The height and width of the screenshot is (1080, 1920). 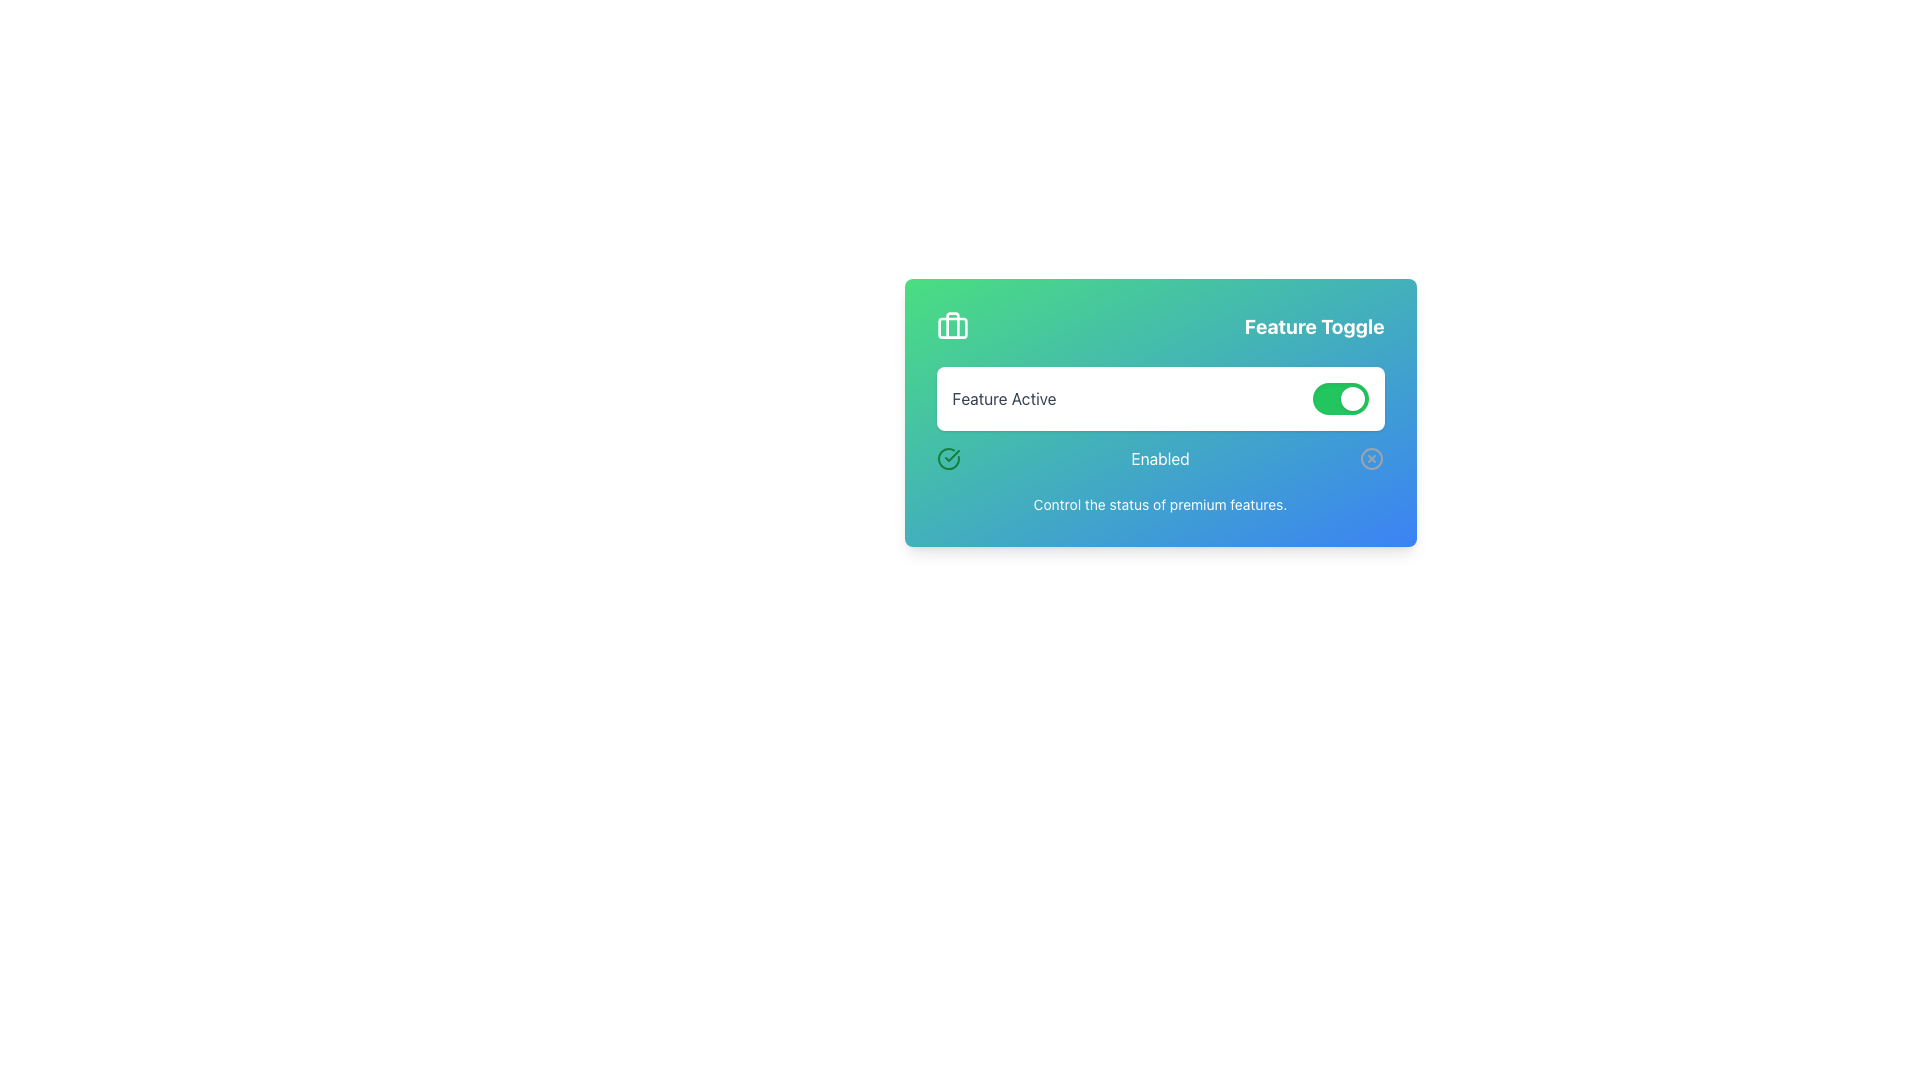 What do you see at coordinates (1160, 459) in the screenshot?
I see `the Text Label that indicates the enabled state of a feature, positioned between a green checkmark icon and a gray cross icon` at bounding box center [1160, 459].